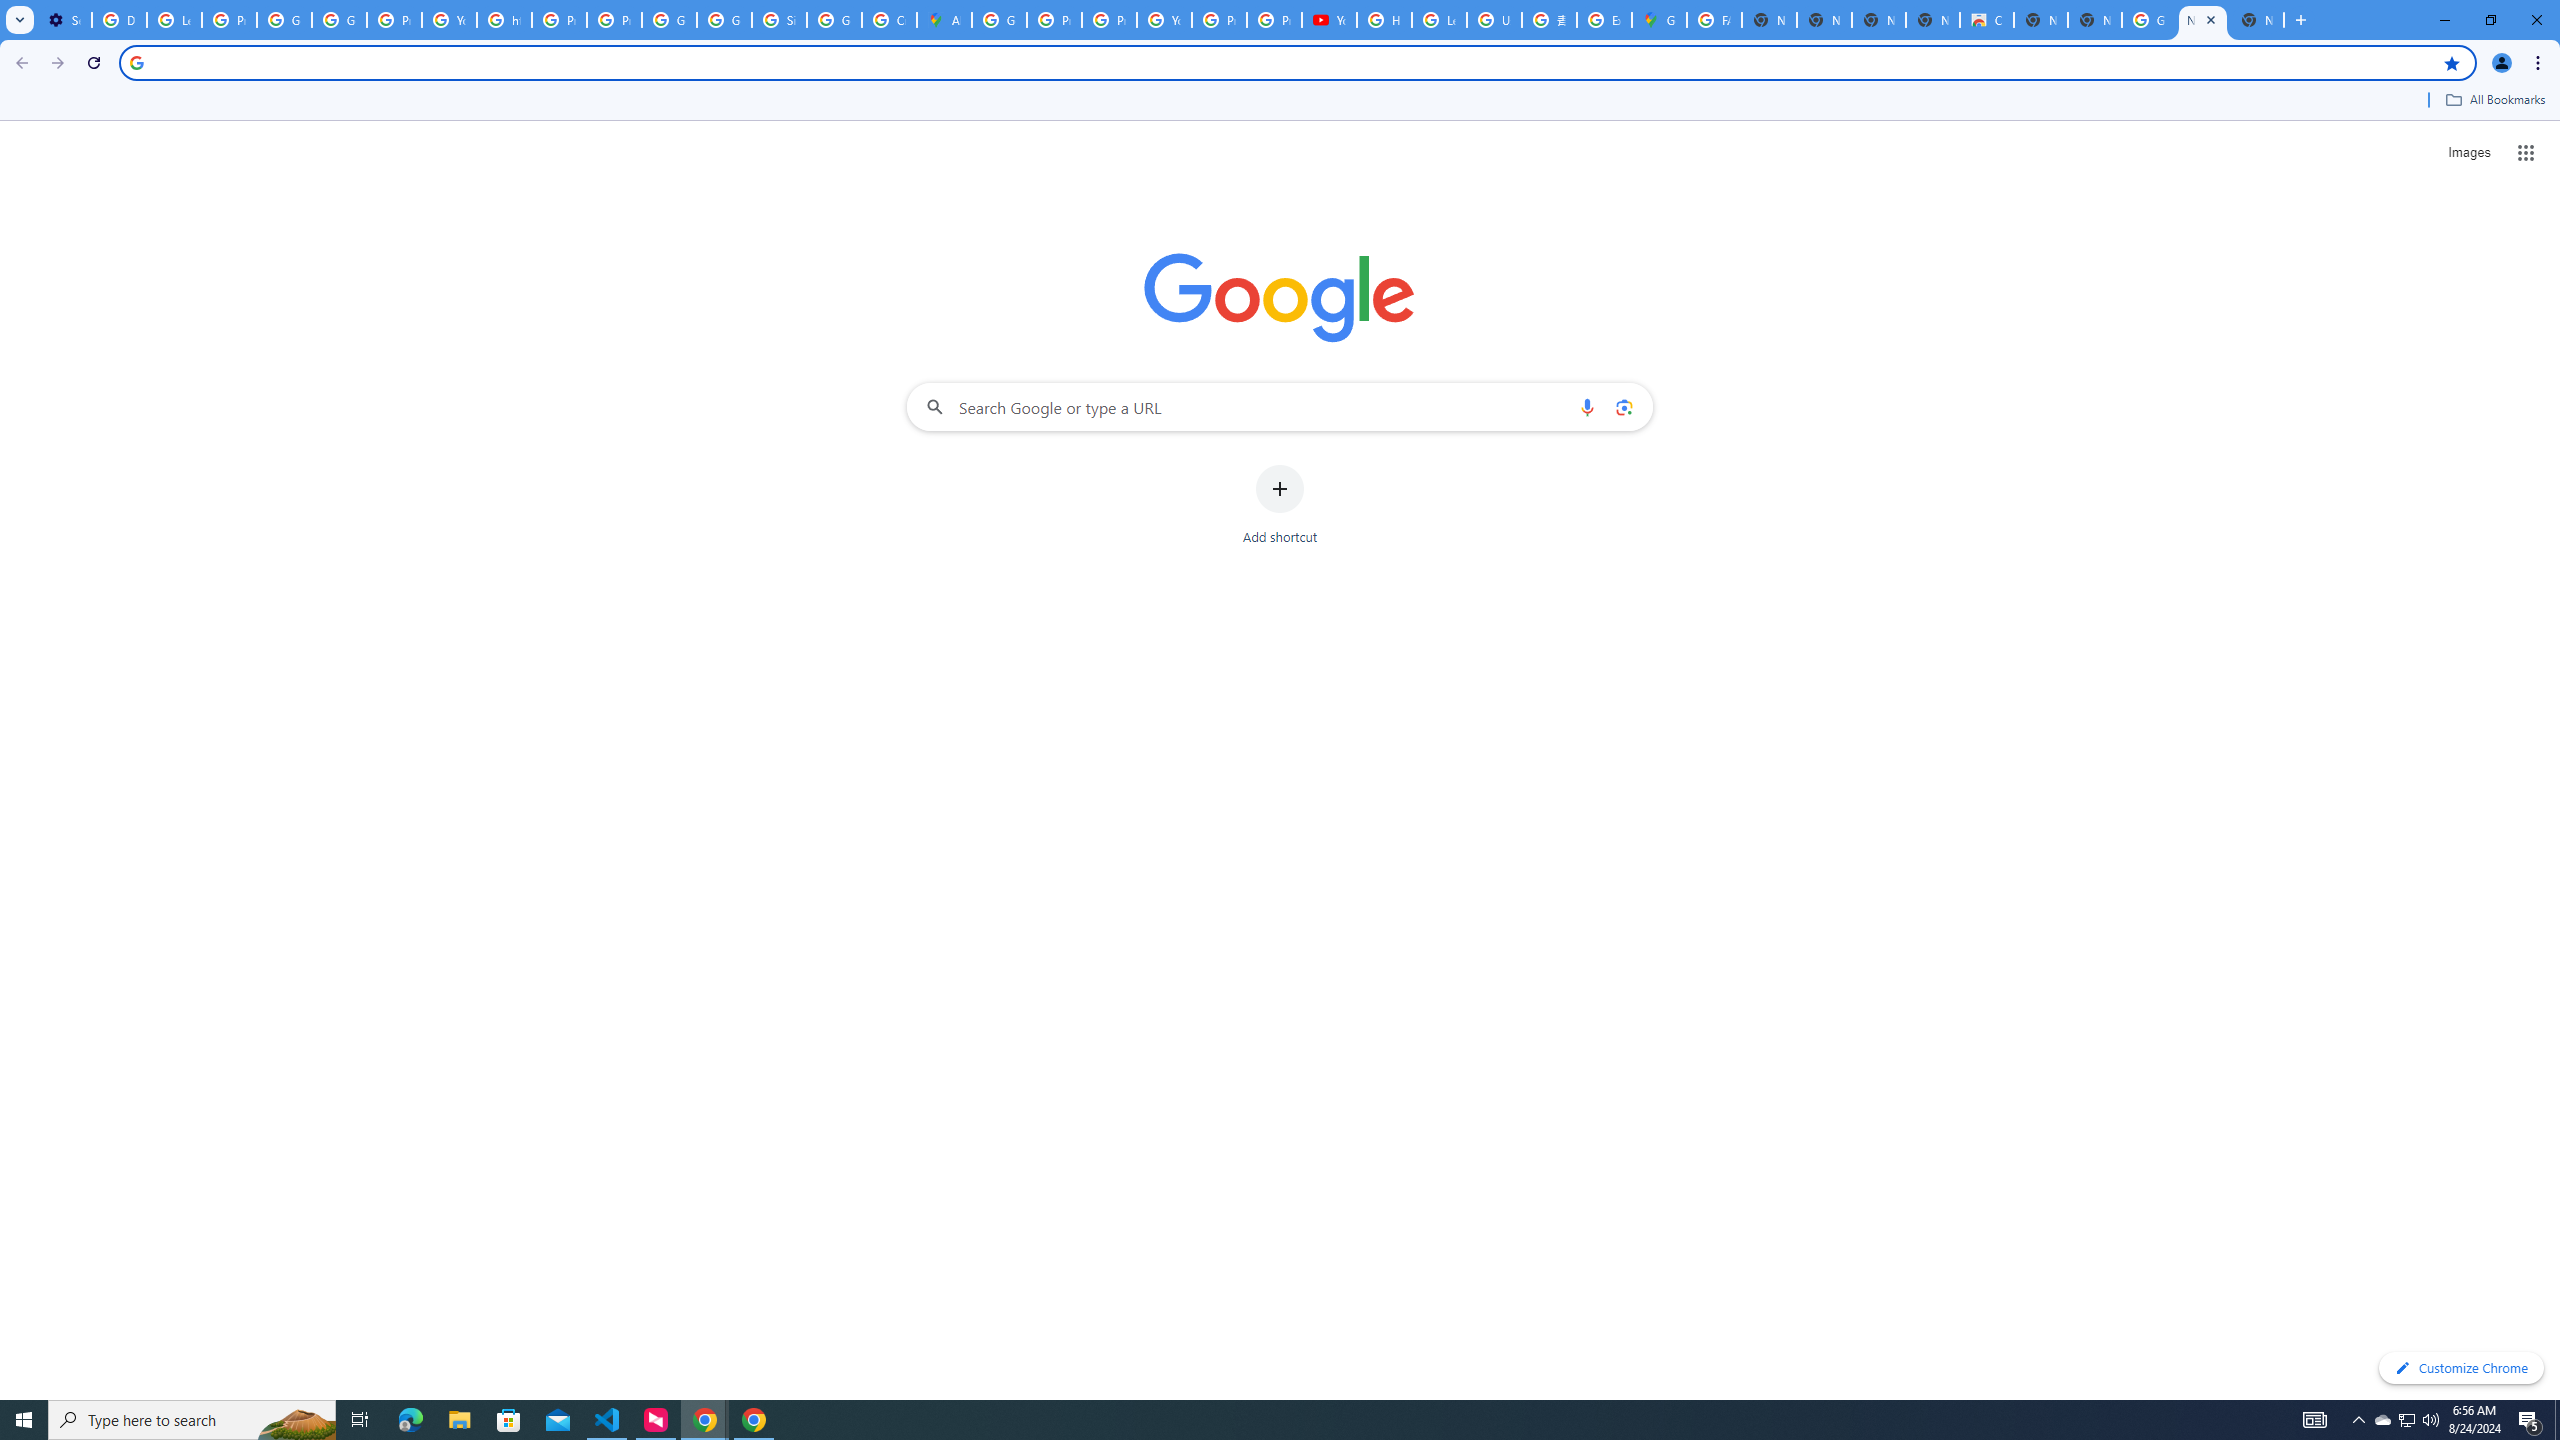  Describe the element at coordinates (1985, 19) in the screenshot. I see `'Chrome Web Store'` at that location.